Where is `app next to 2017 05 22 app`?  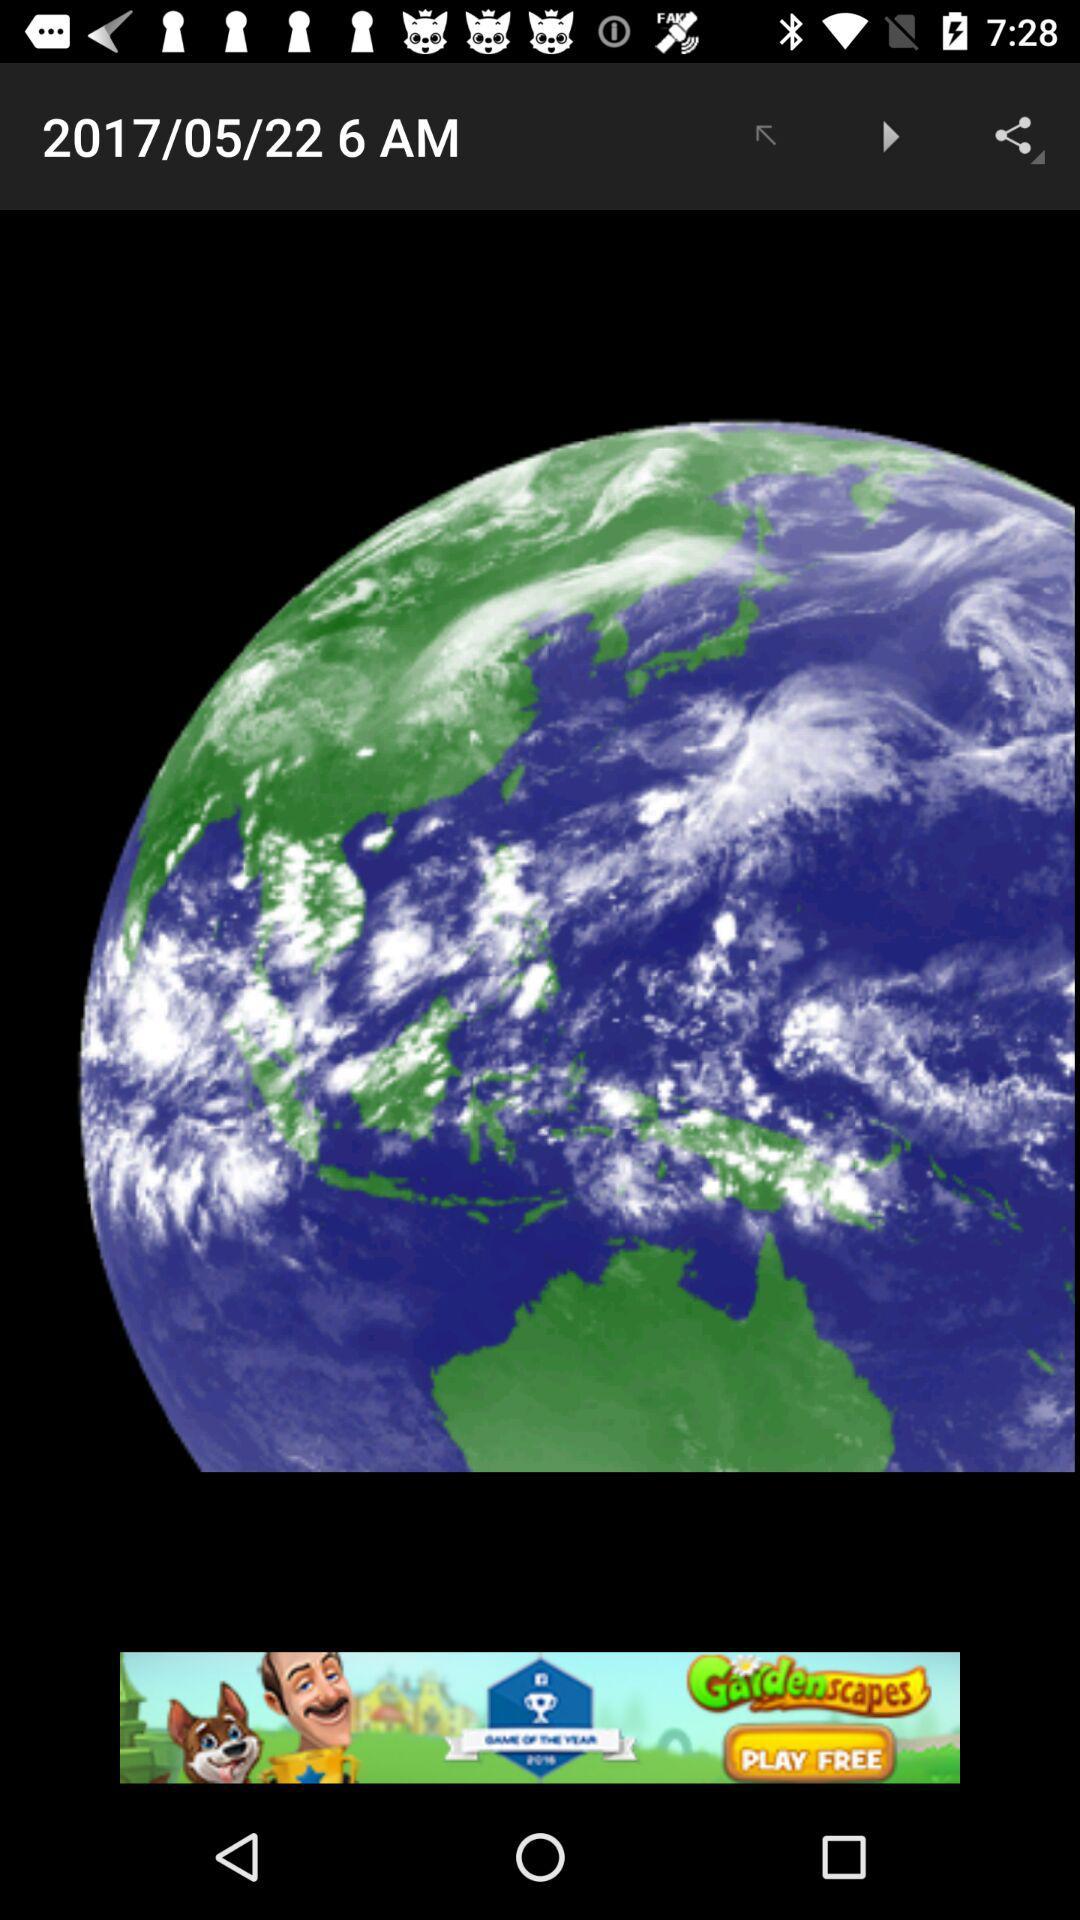
app next to 2017 05 22 app is located at coordinates (764, 135).